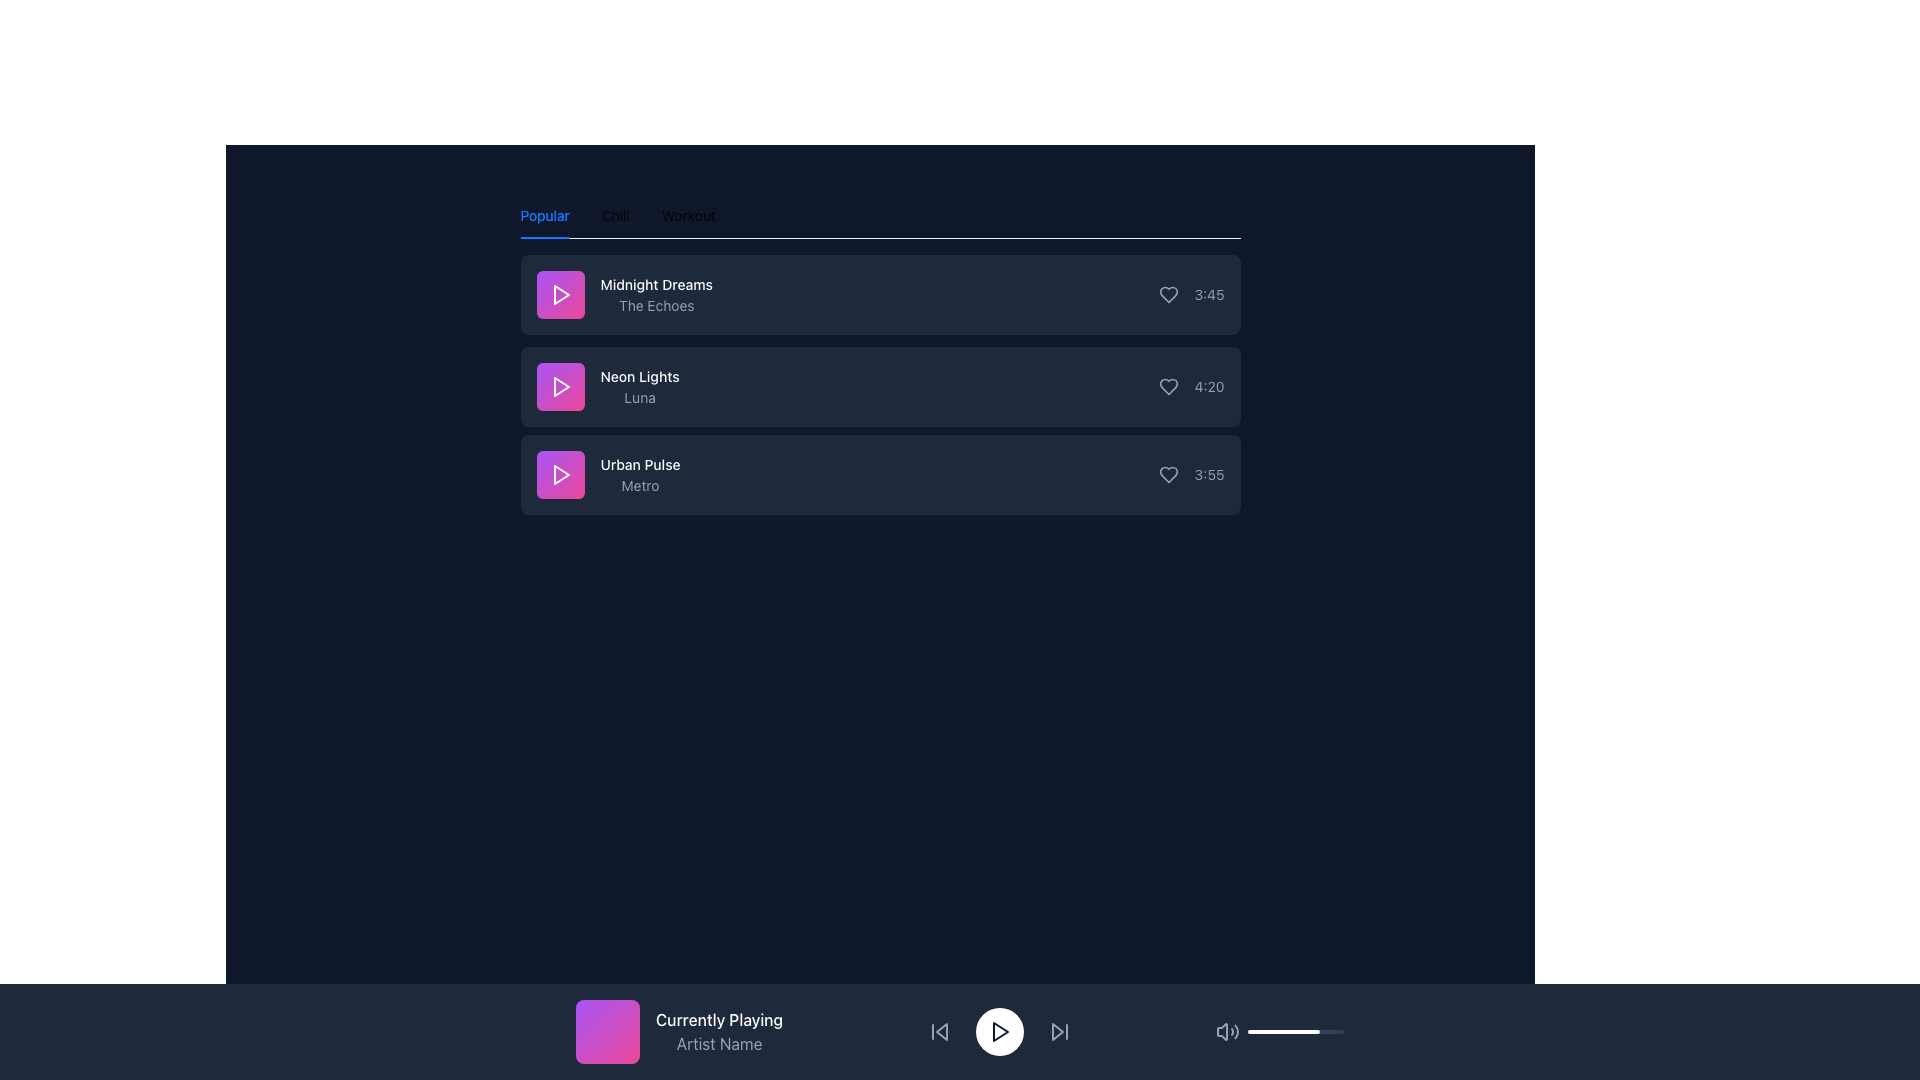 This screenshot has width=1920, height=1080. Describe the element at coordinates (940, 1032) in the screenshot. I see `the 'previous track' button, represented by a triangular glyph, located to the left of the play button in the media player interface` at that location.